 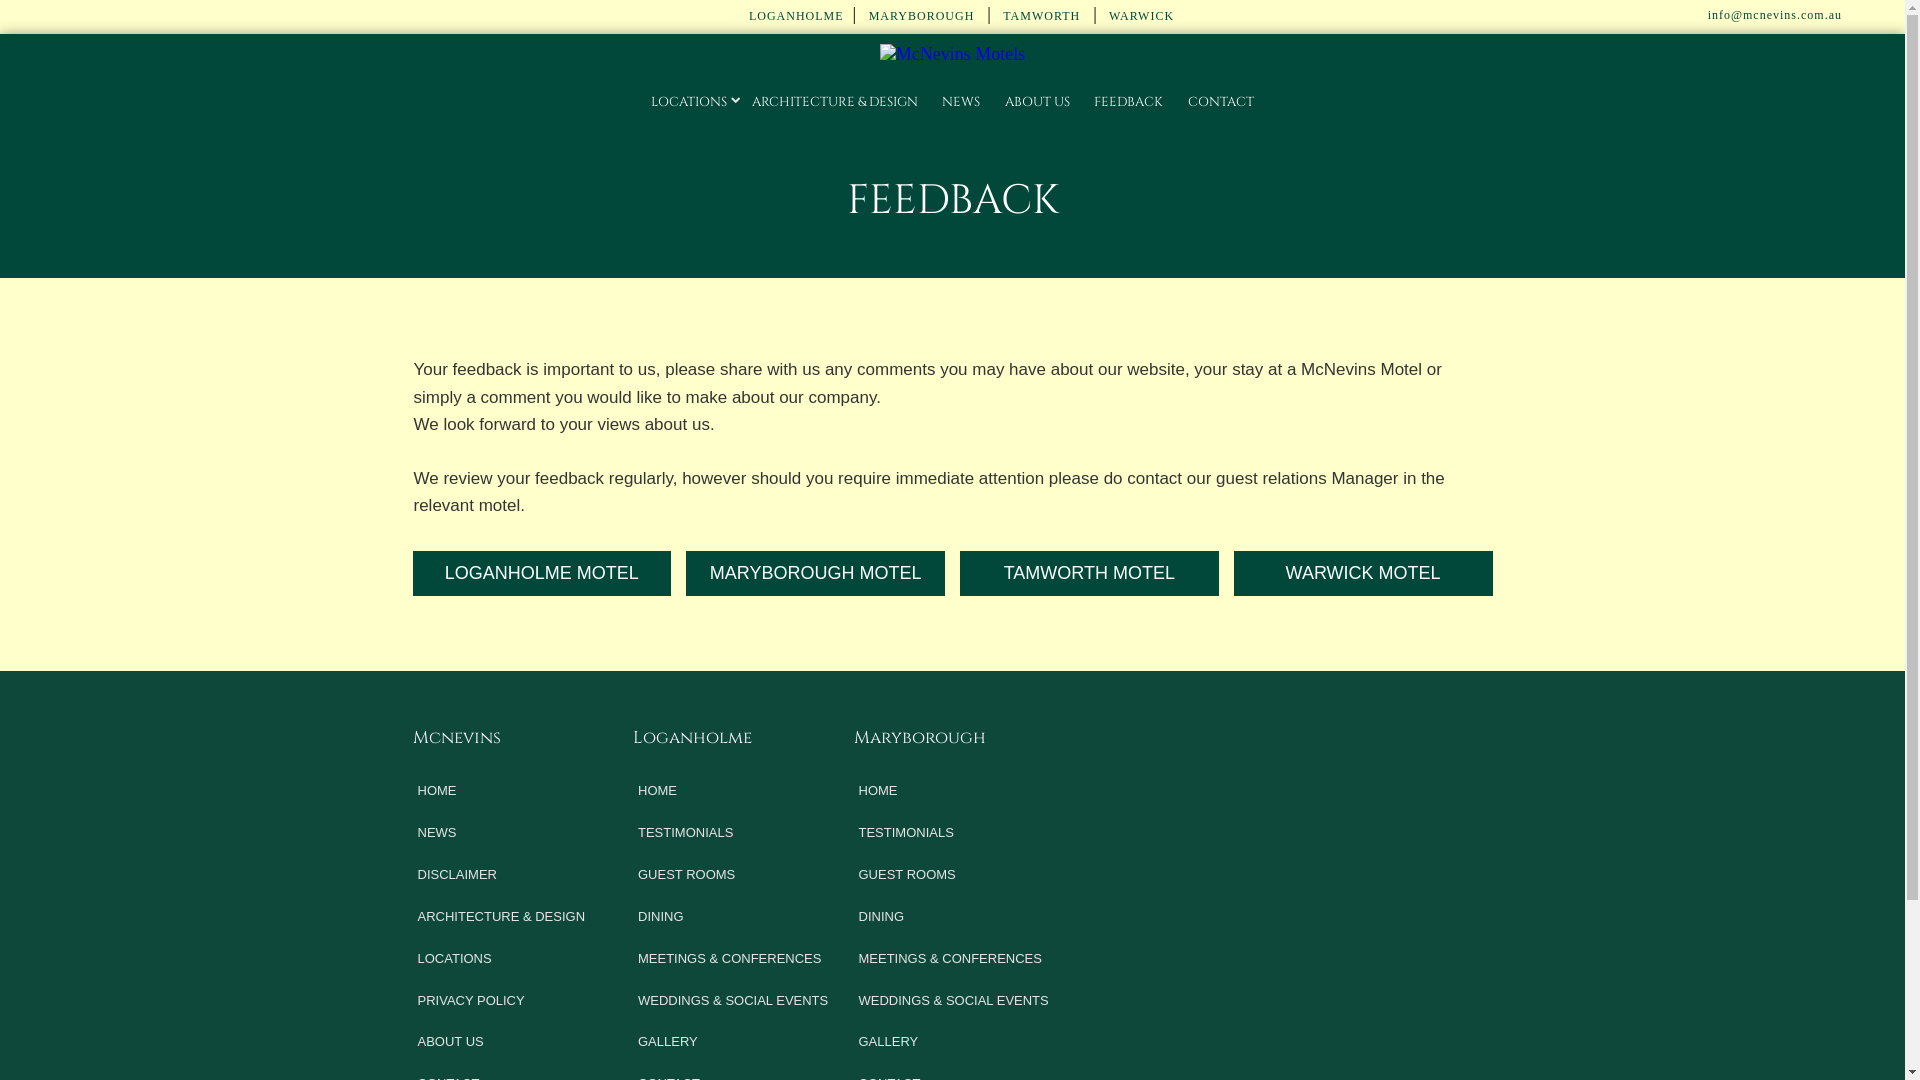 What do you see at coordinates (1128, 101) in the screenshot?
I see `'FEEDBACK'` at bounding box center [1128, 101].